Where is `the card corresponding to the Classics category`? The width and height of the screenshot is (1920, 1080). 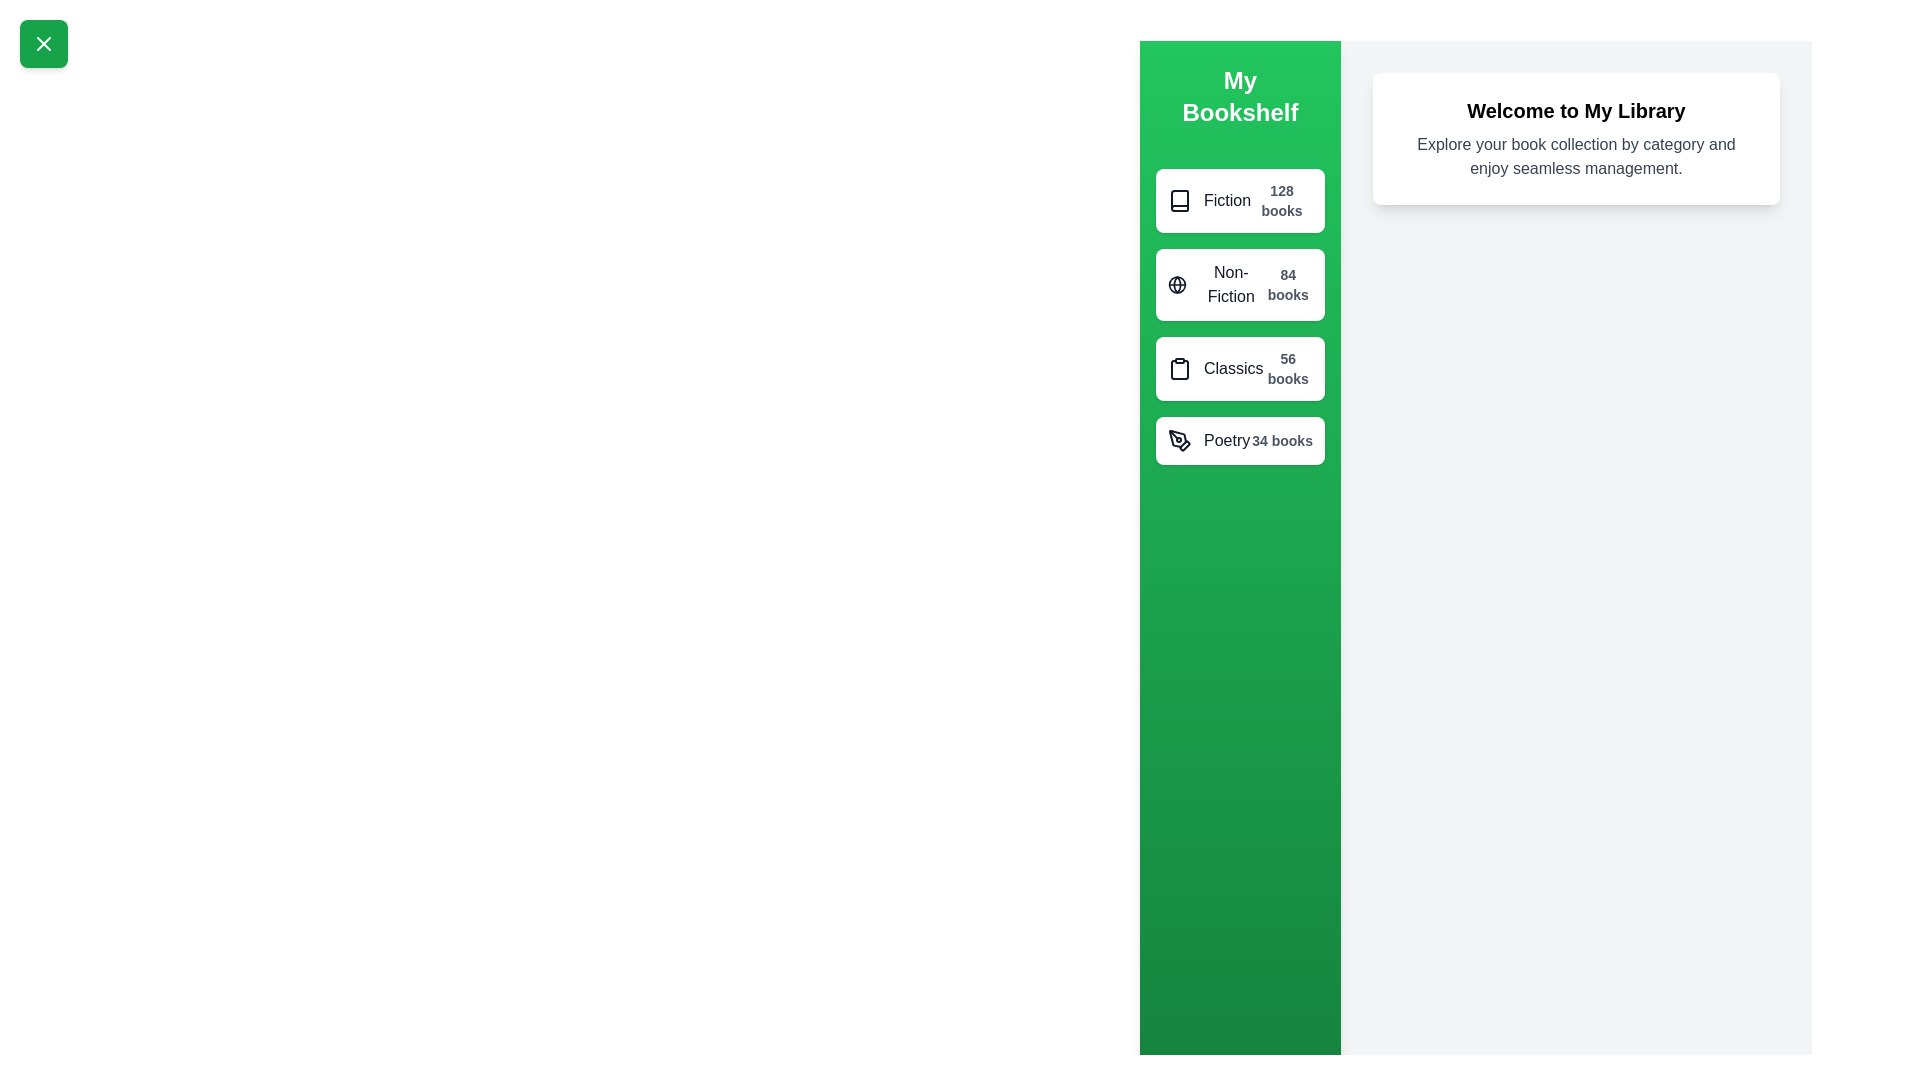 the card corresponding to the Classics category is located at coordinates (1238, 369).